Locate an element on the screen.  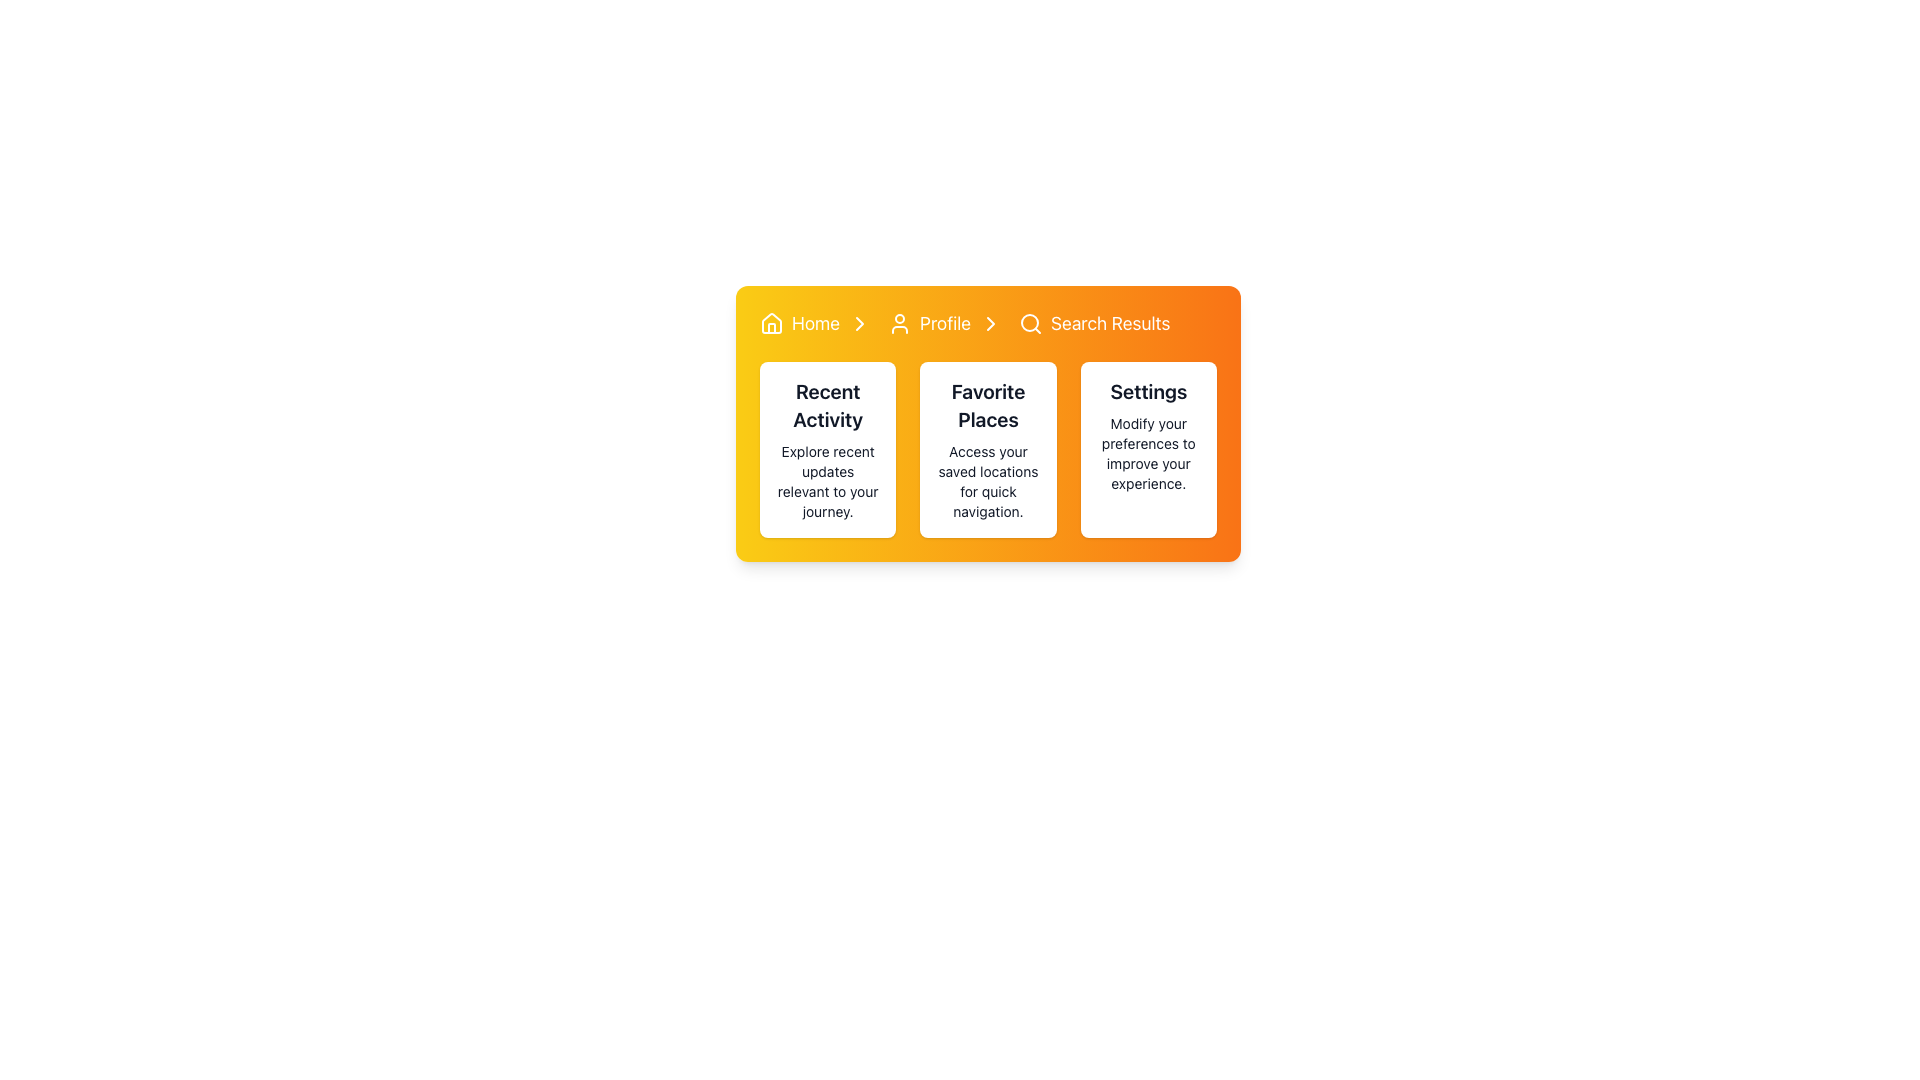
the right-facing chevron arrow icon located in the navigation bar section labeled 'Home', which indicates progression or navigation and is positioned to the right of the 'Home' text and before the 'Profile' text is located at coordinates (859, 323).